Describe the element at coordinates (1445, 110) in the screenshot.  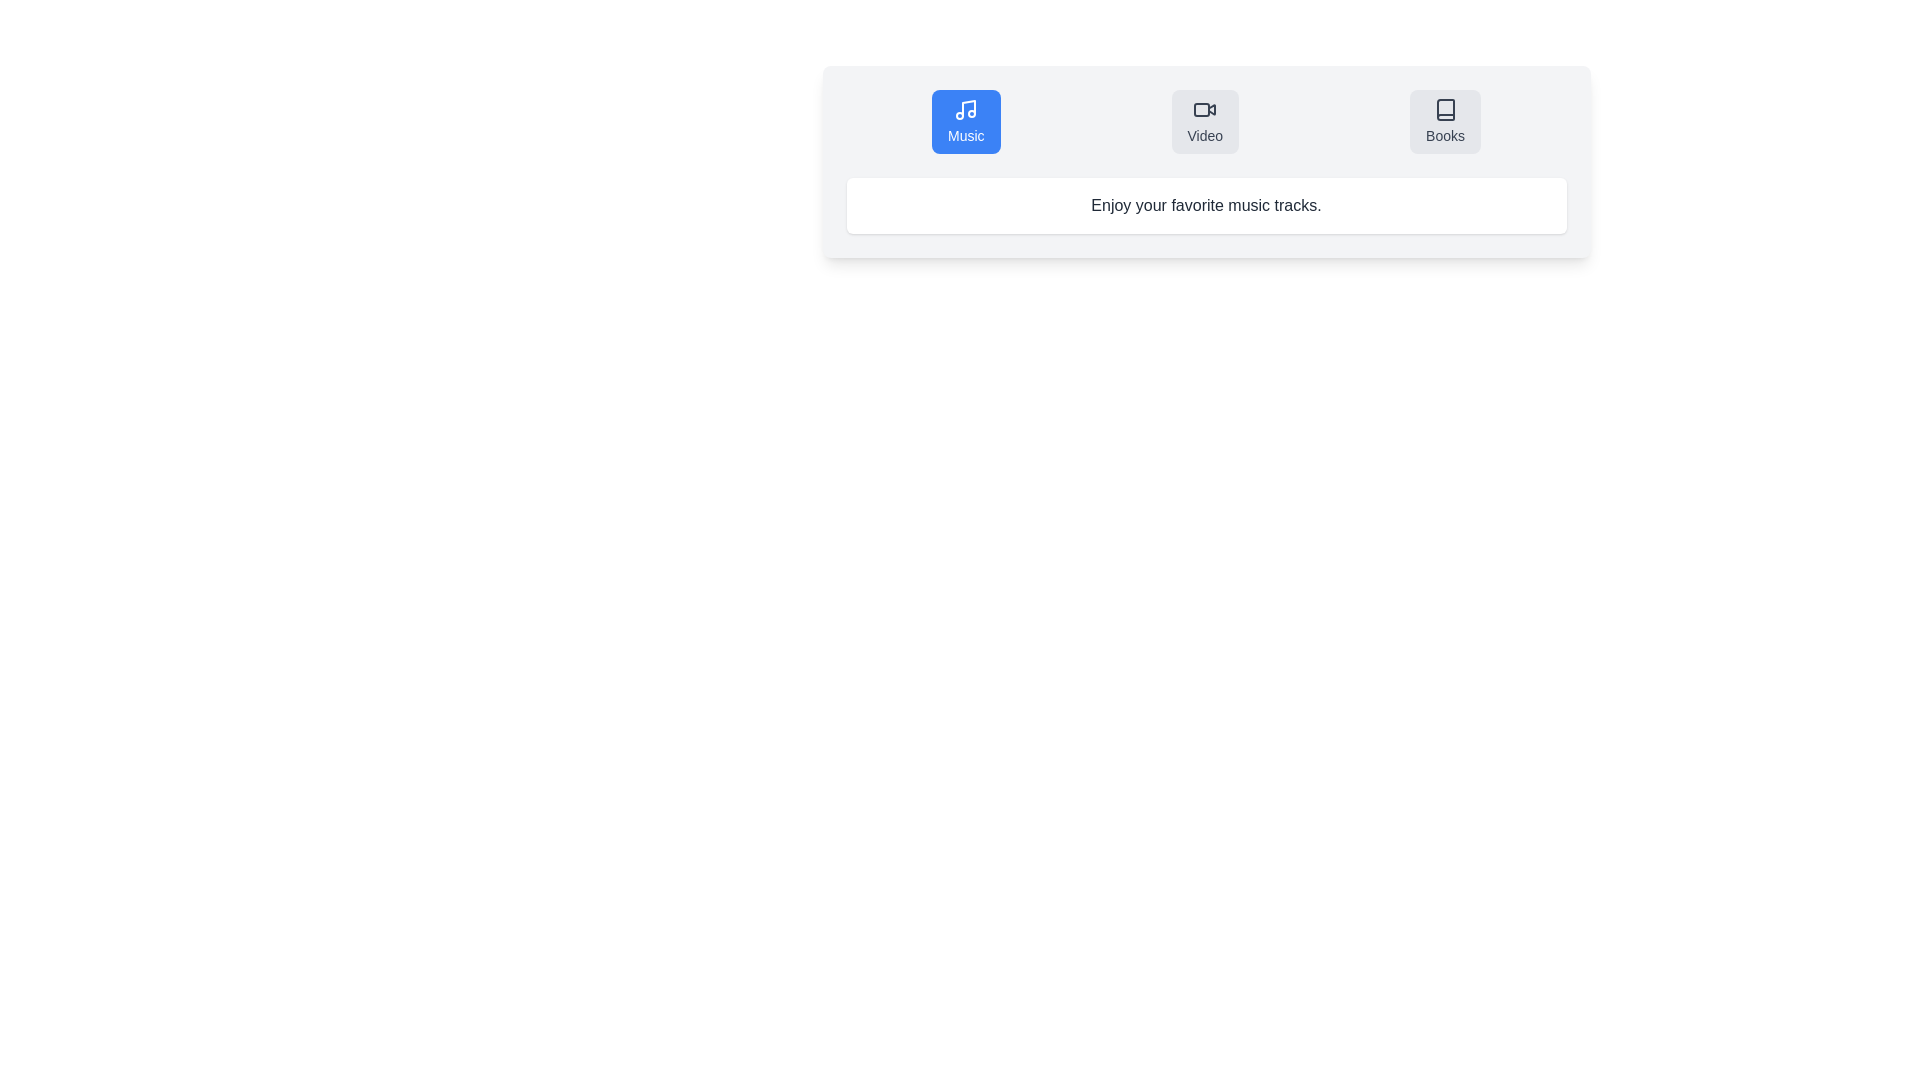
I see `the 'Books' navigation button which features an icon representing the 'Books' section, located at the top of the button above the label 'Books'` at that location.